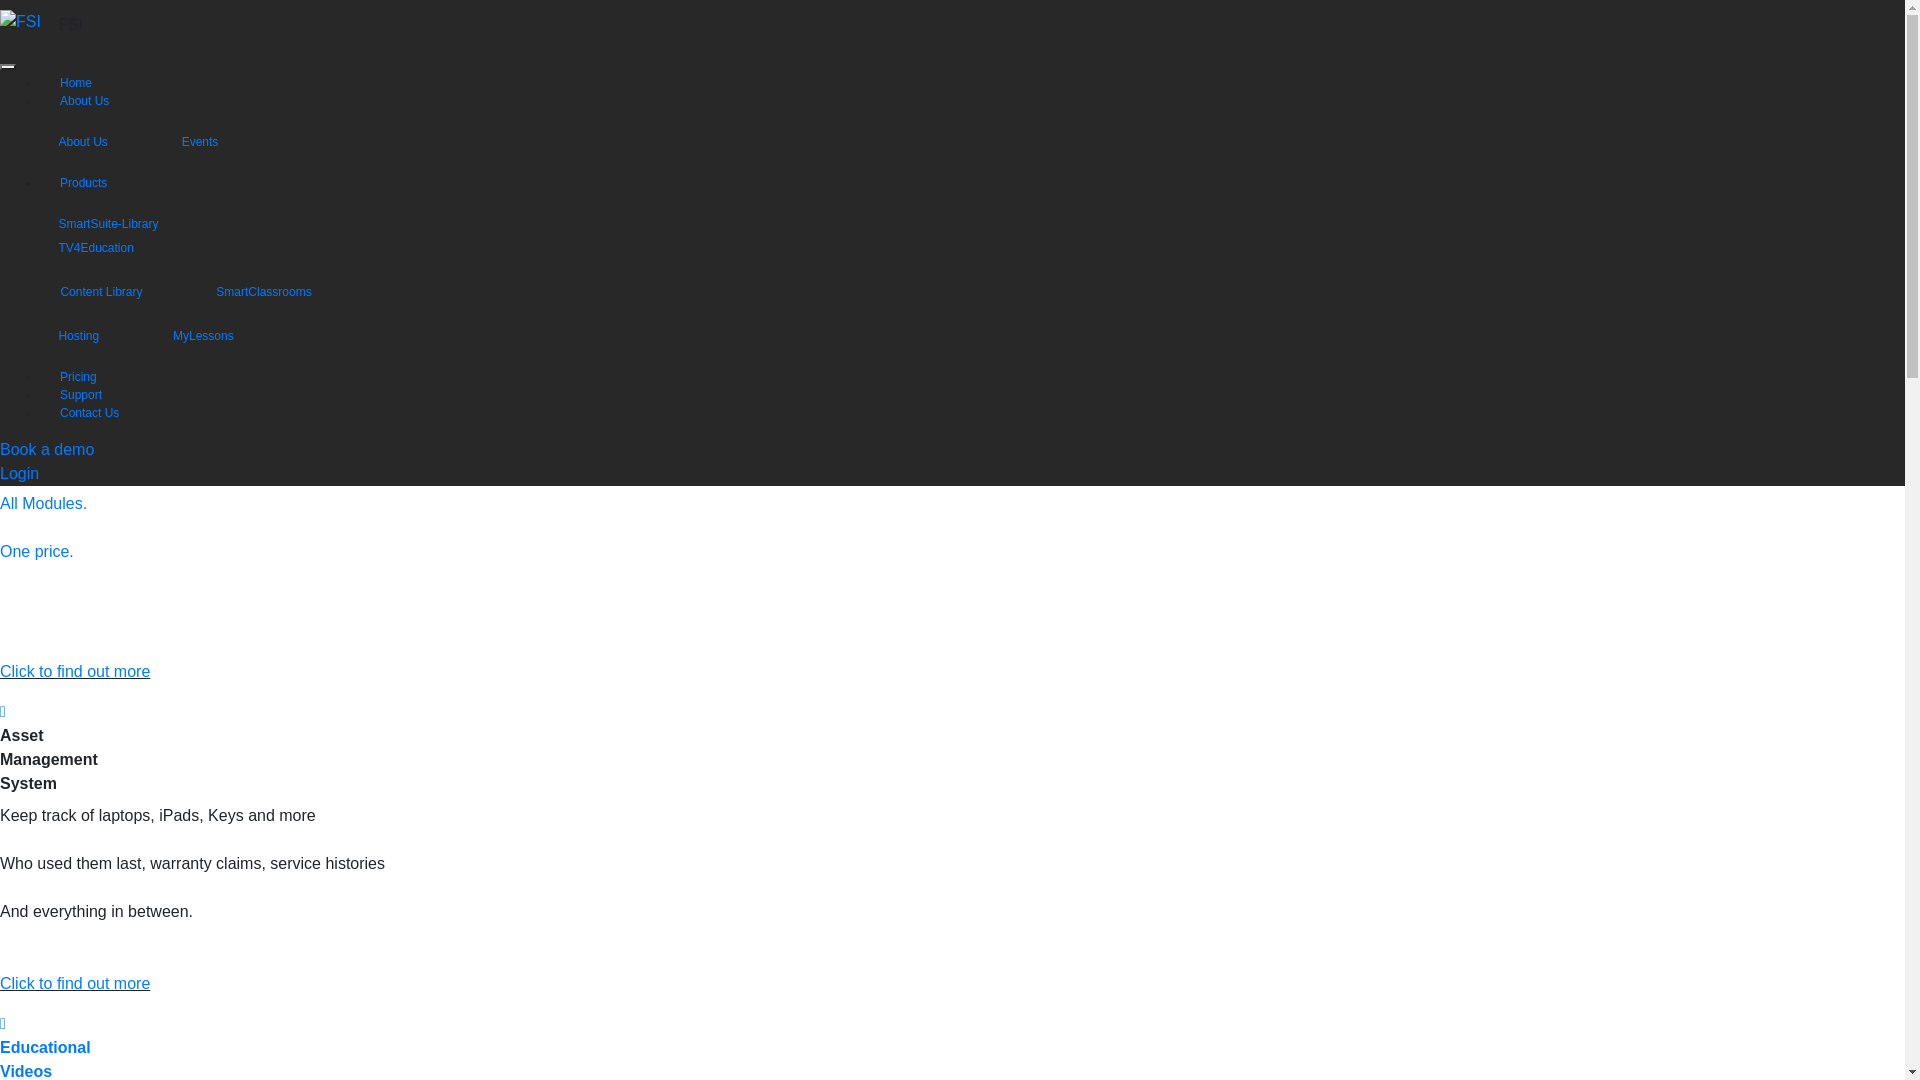  Describe the element at coordinates (113, 246) in the screenshot. I see `'TV4Education'` at that location.